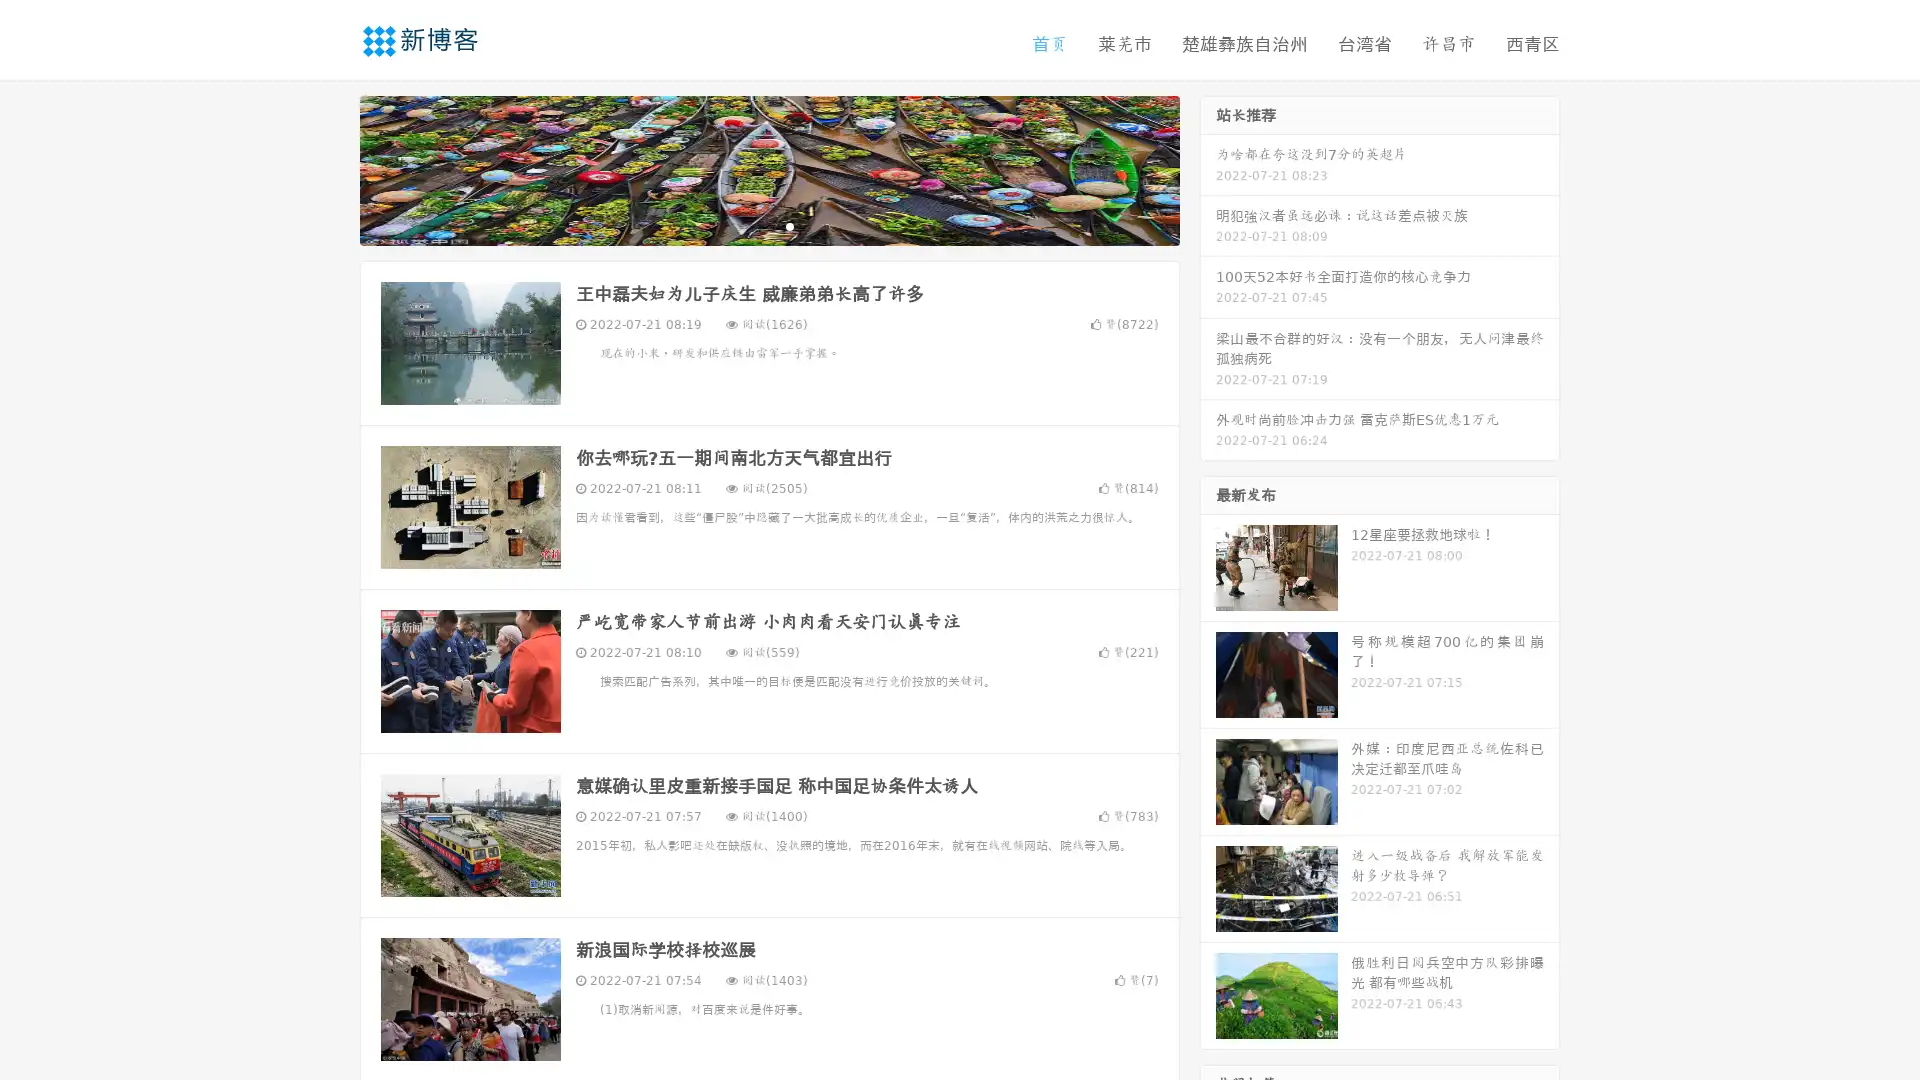 The width and height of the screenshot is (1920, 1080). I want to click on Next slide, so click(1208, 168).